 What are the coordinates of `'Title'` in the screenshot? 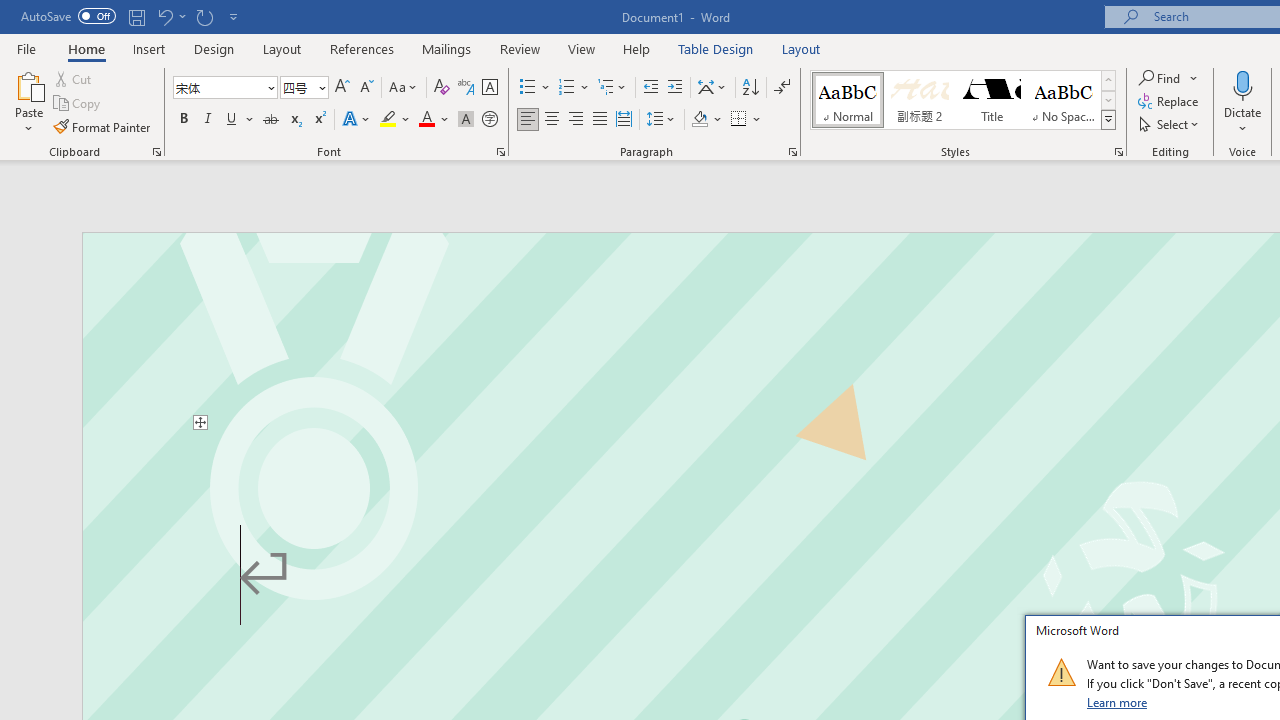 It's located at (992, 100).